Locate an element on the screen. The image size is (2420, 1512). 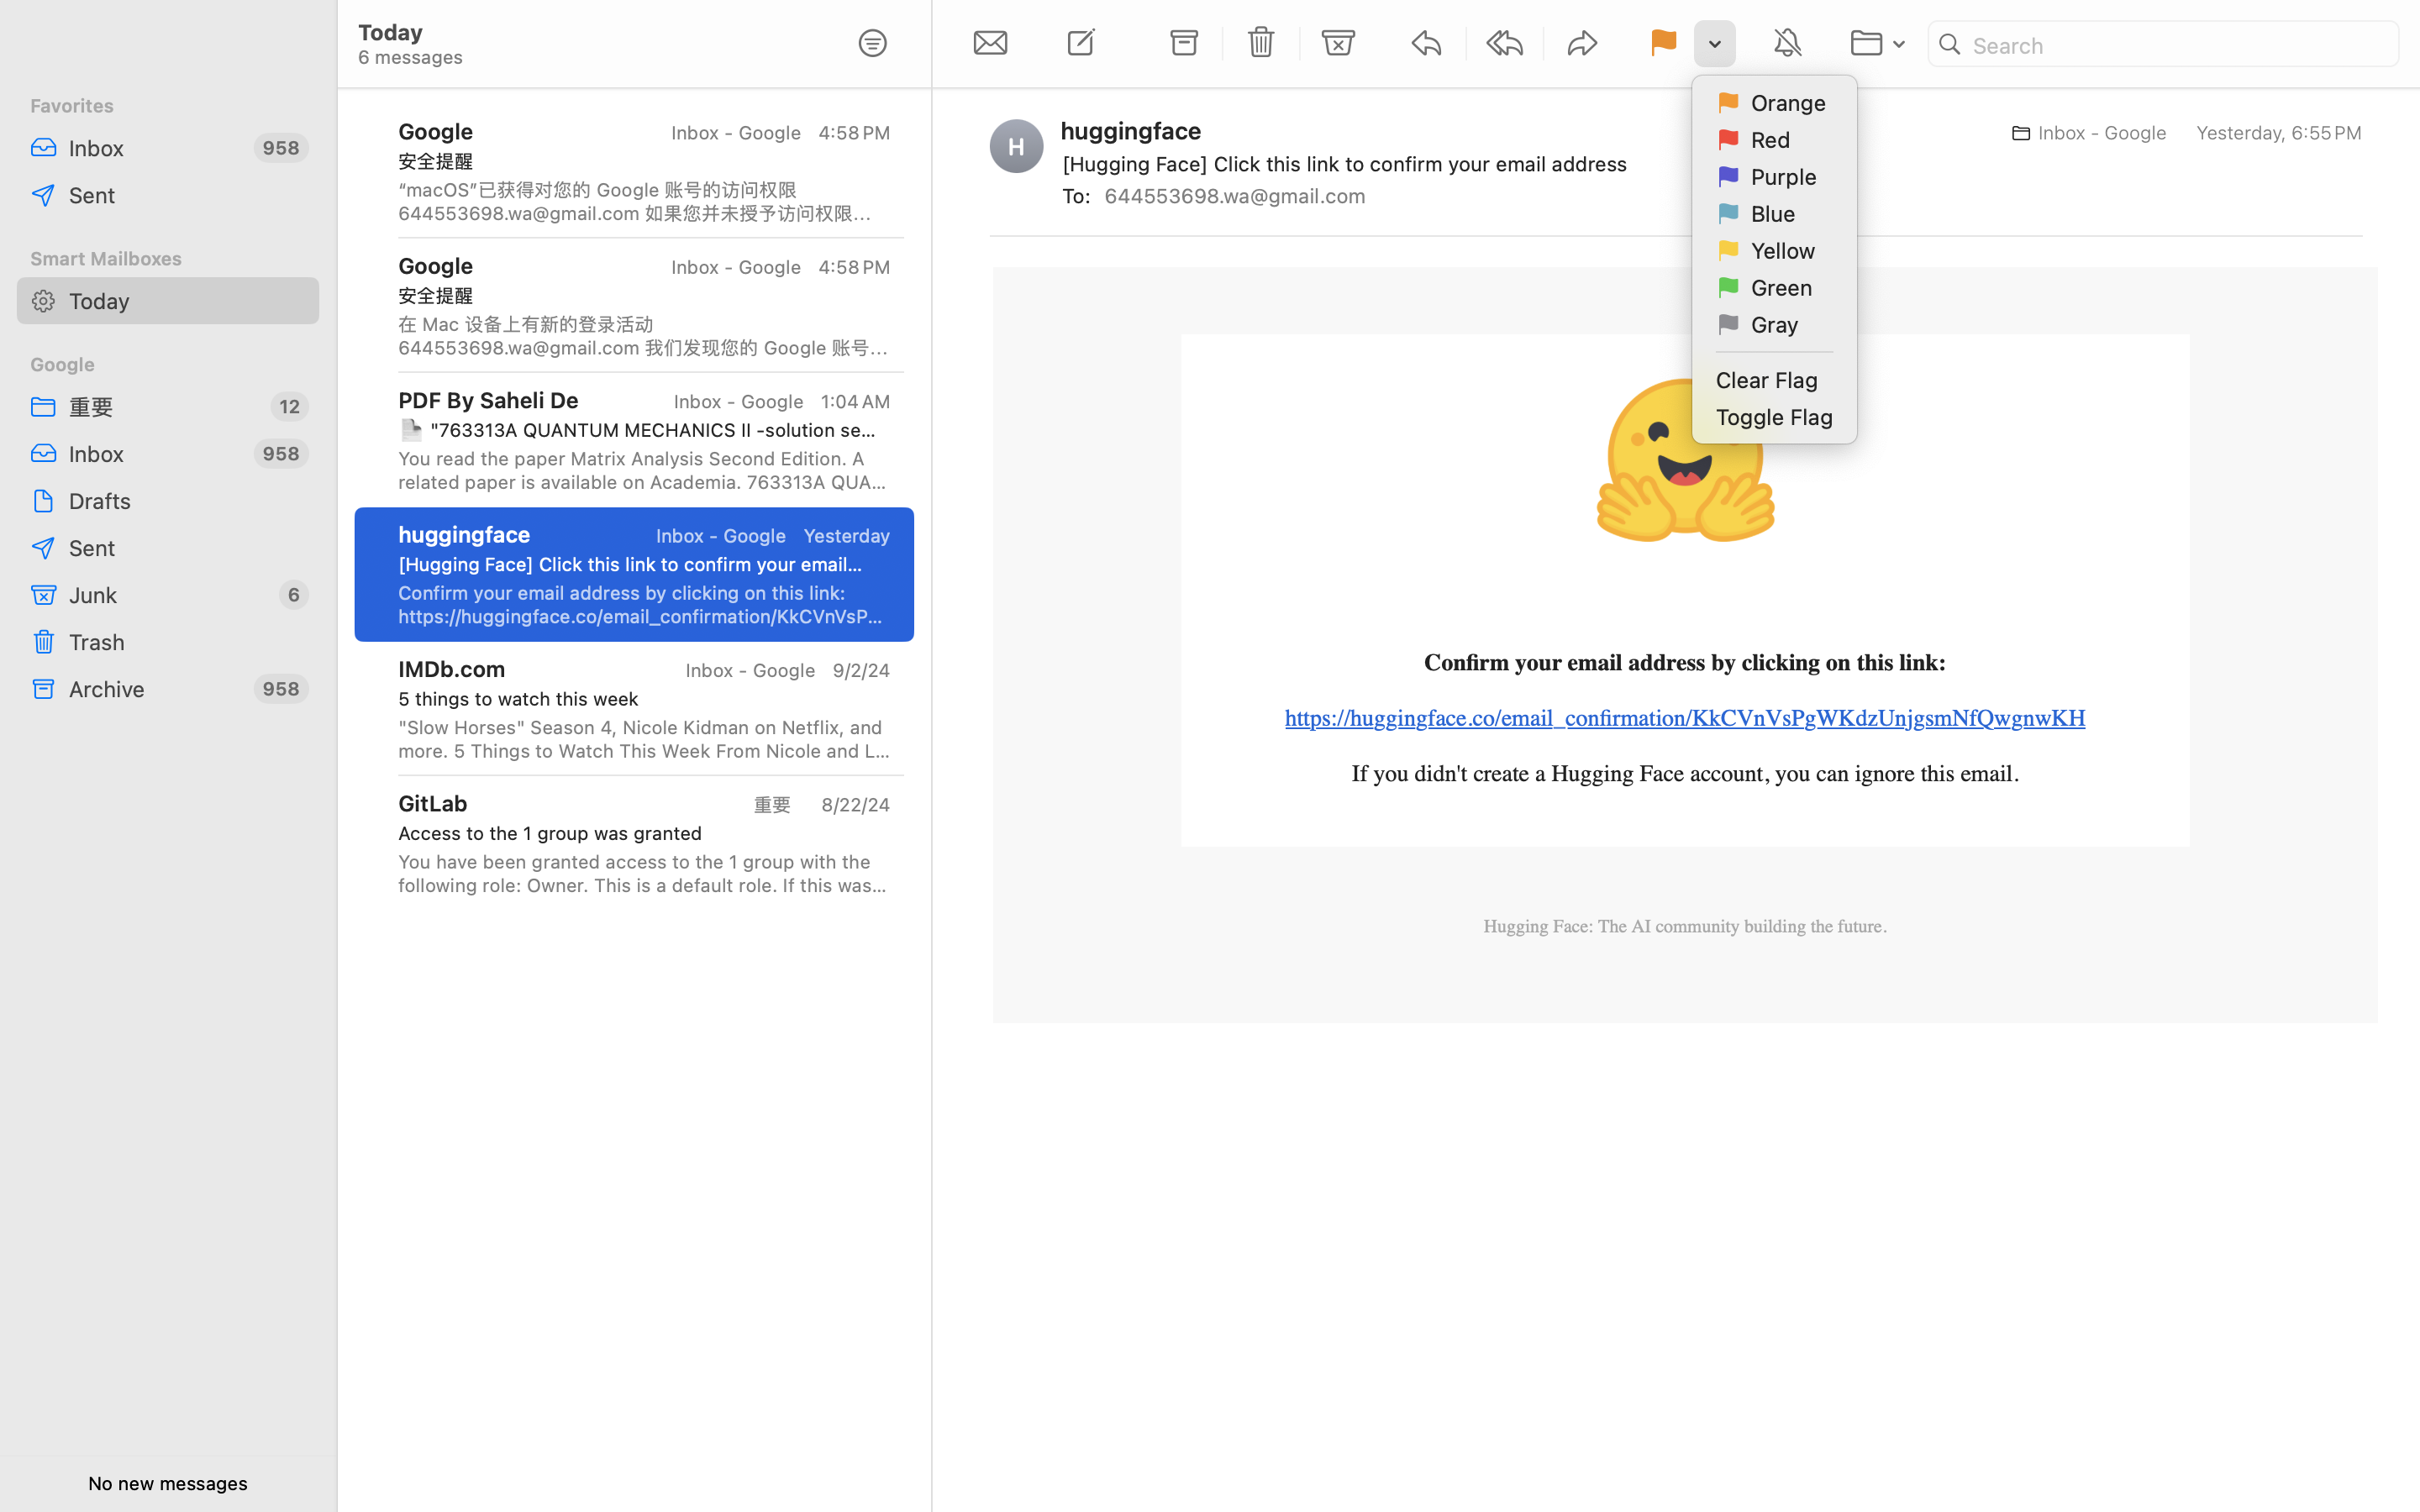
'📄 "763313A QUANTUM MECHANICS II -solution set 2 -spring 2014" by Saheli De' is located at coordinates (637, 428).